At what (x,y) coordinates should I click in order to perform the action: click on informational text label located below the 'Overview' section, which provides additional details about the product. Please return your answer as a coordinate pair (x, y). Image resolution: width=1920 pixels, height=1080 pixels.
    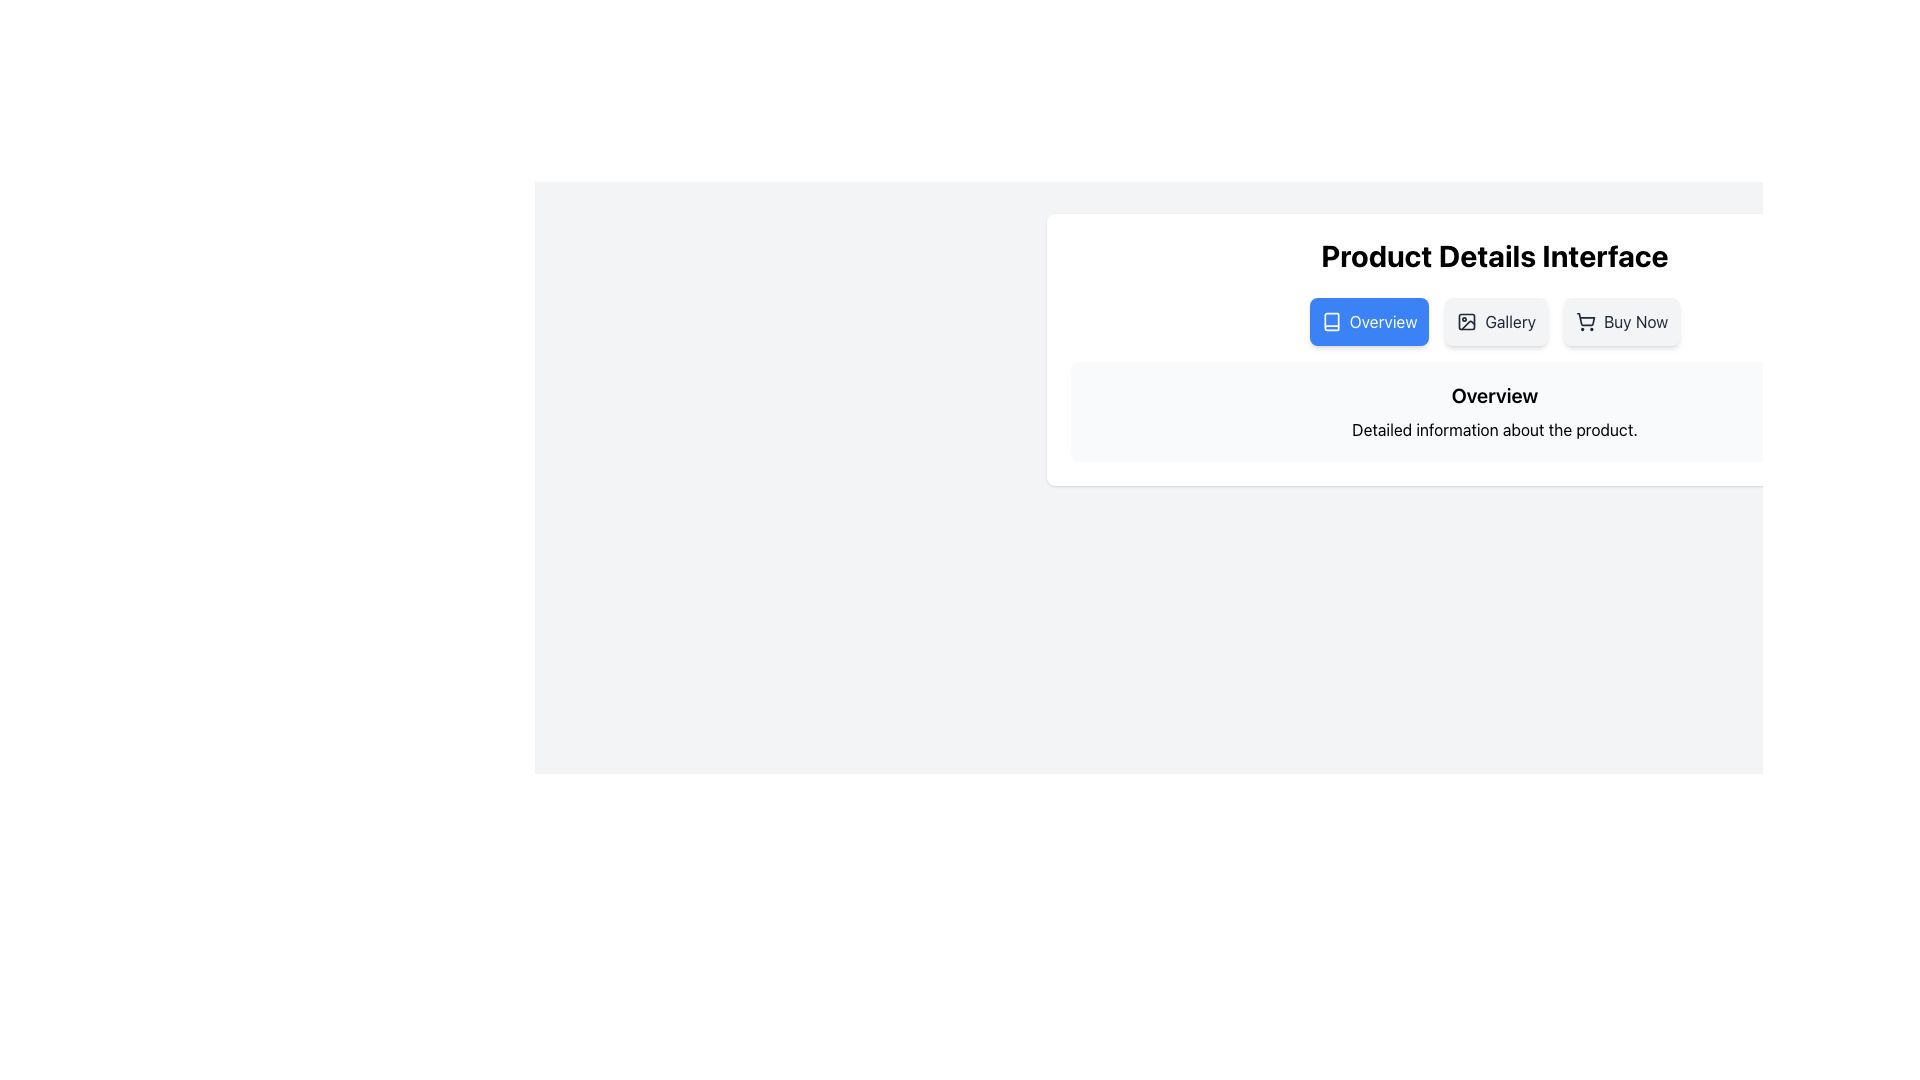
    Looking at the image, I should click on (1494, 428).